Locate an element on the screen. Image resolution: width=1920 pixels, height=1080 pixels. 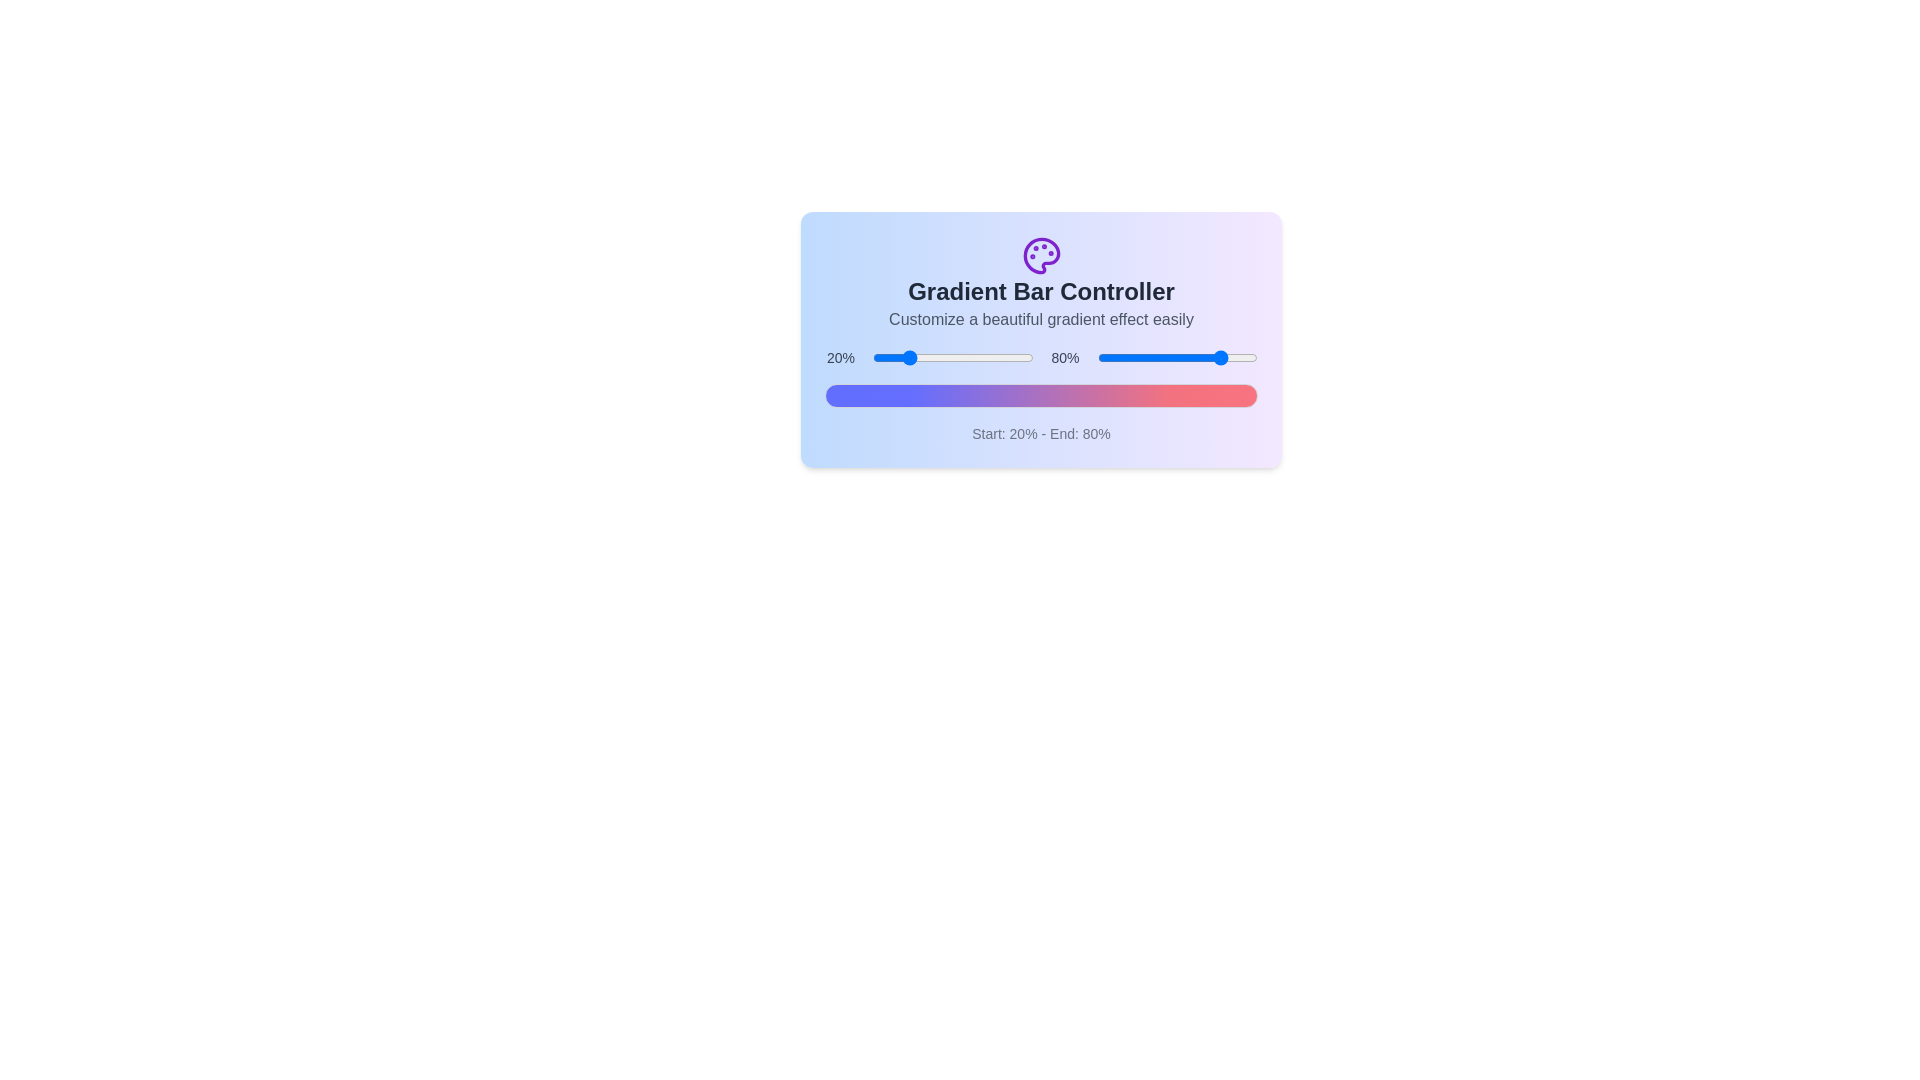
the start percentage slider to 1% is located at coordinates (874, 357).